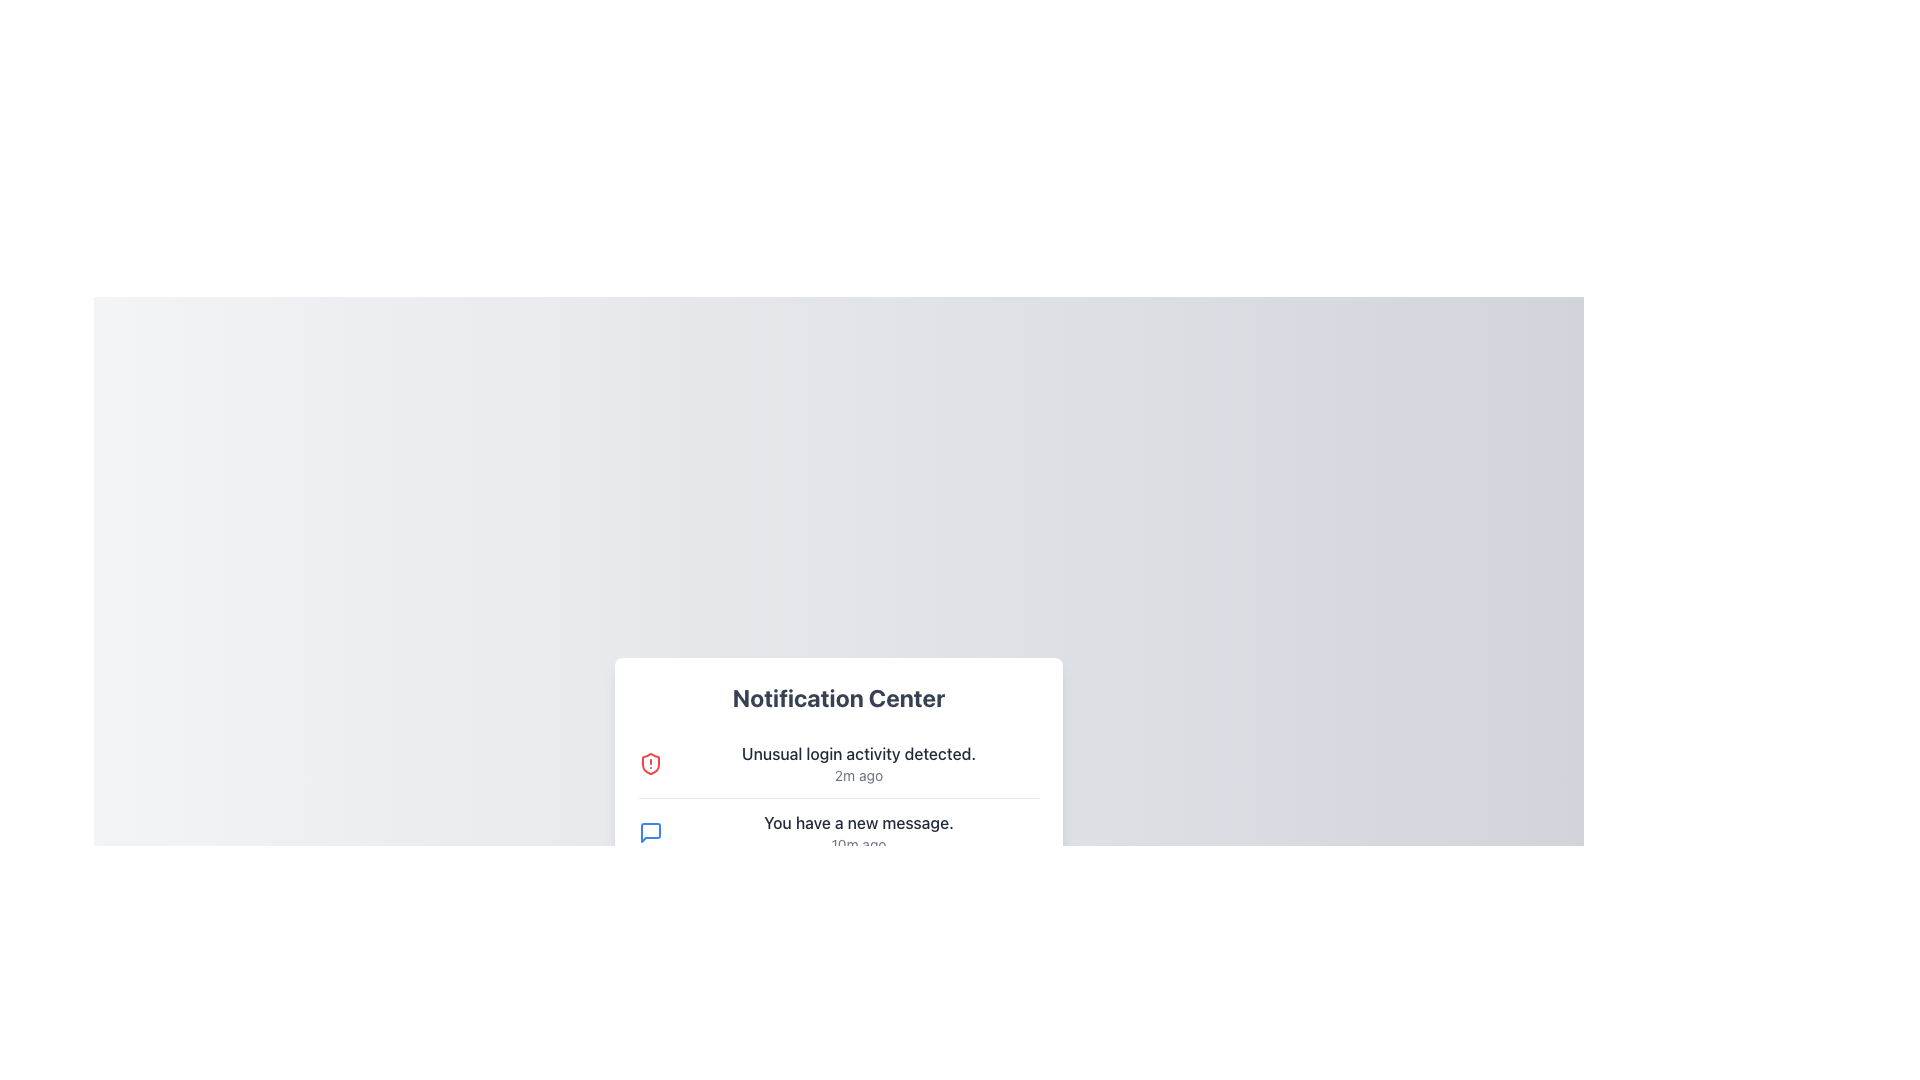 This screenshot has height=1080, width=1920. Describe the element at coordinates (651, 833) in the screenshot. I see `the appearance of the notification icon that represents messages, located at the bottom part of the notification center, preceding the text 'You have a new message.'` at that location.